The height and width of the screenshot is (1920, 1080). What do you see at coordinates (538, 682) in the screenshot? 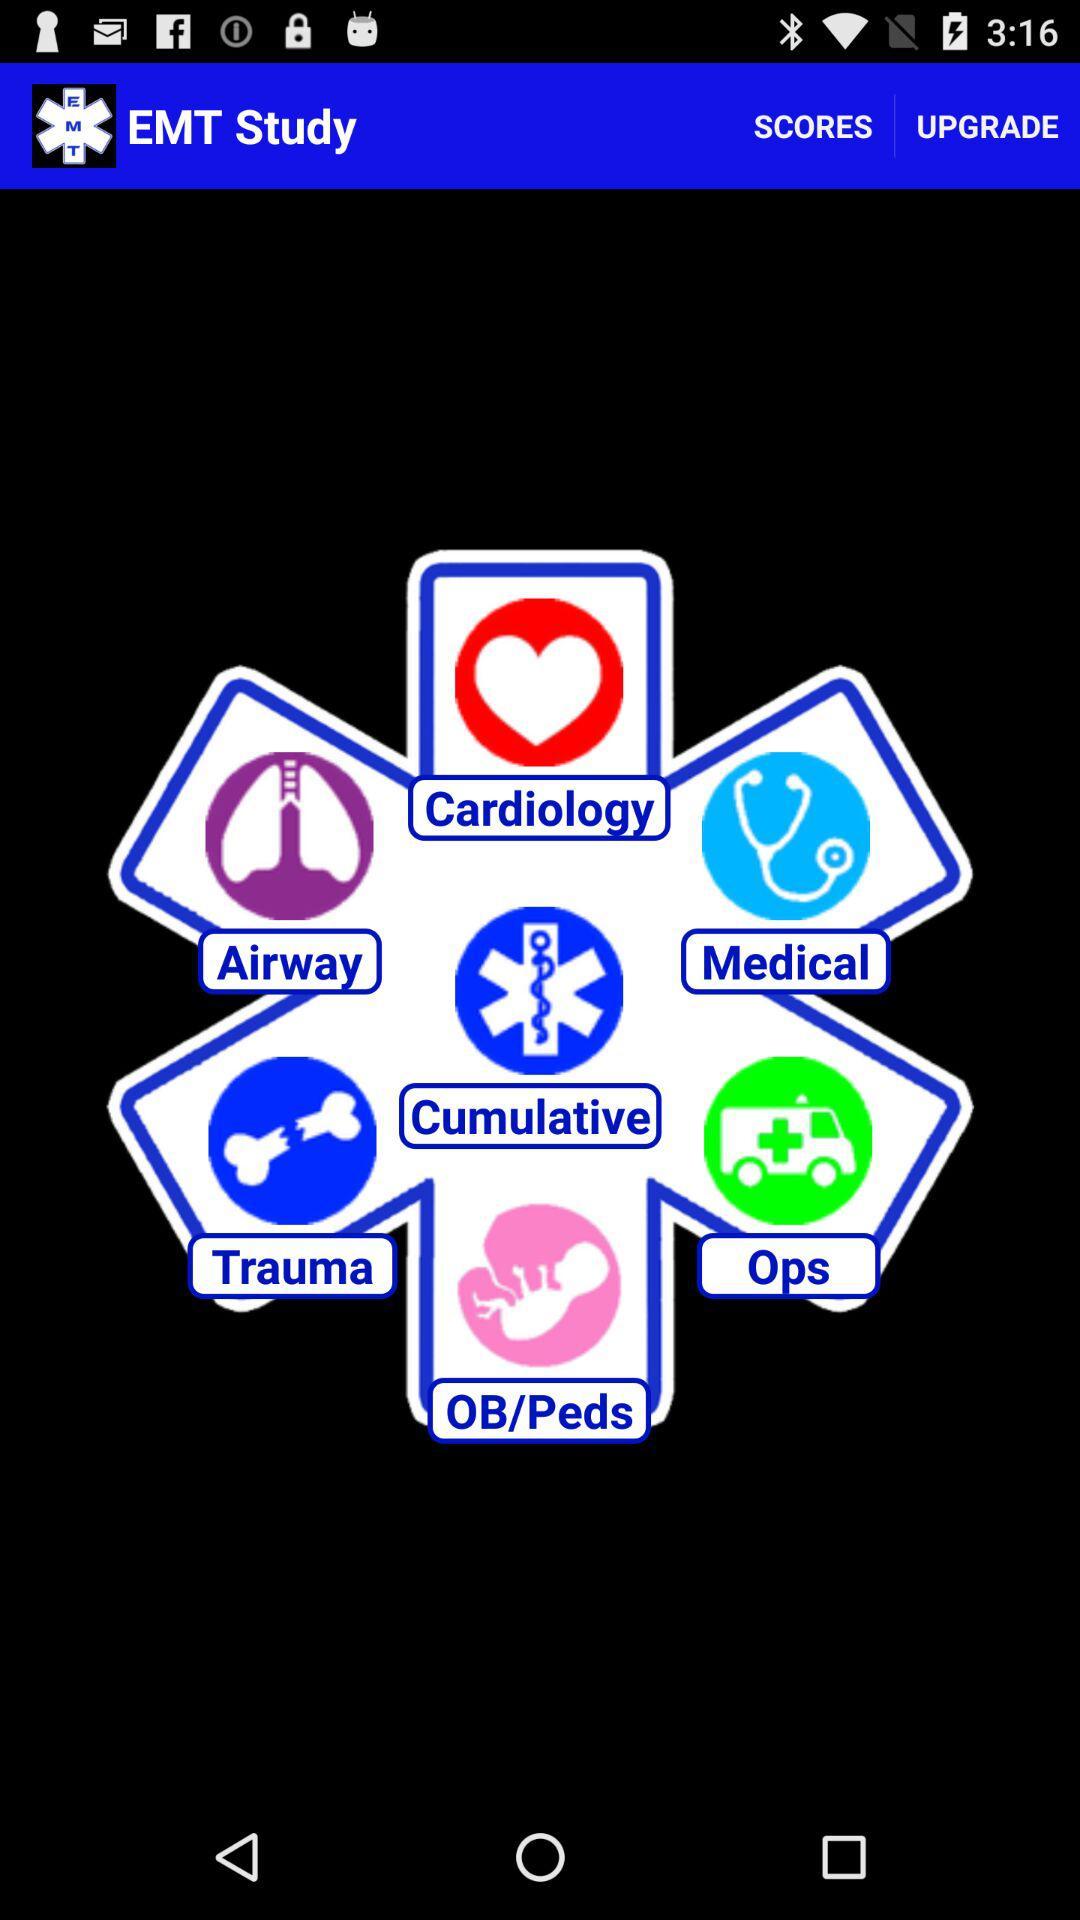
I see `to favourite` at bounding box center [538, 682].